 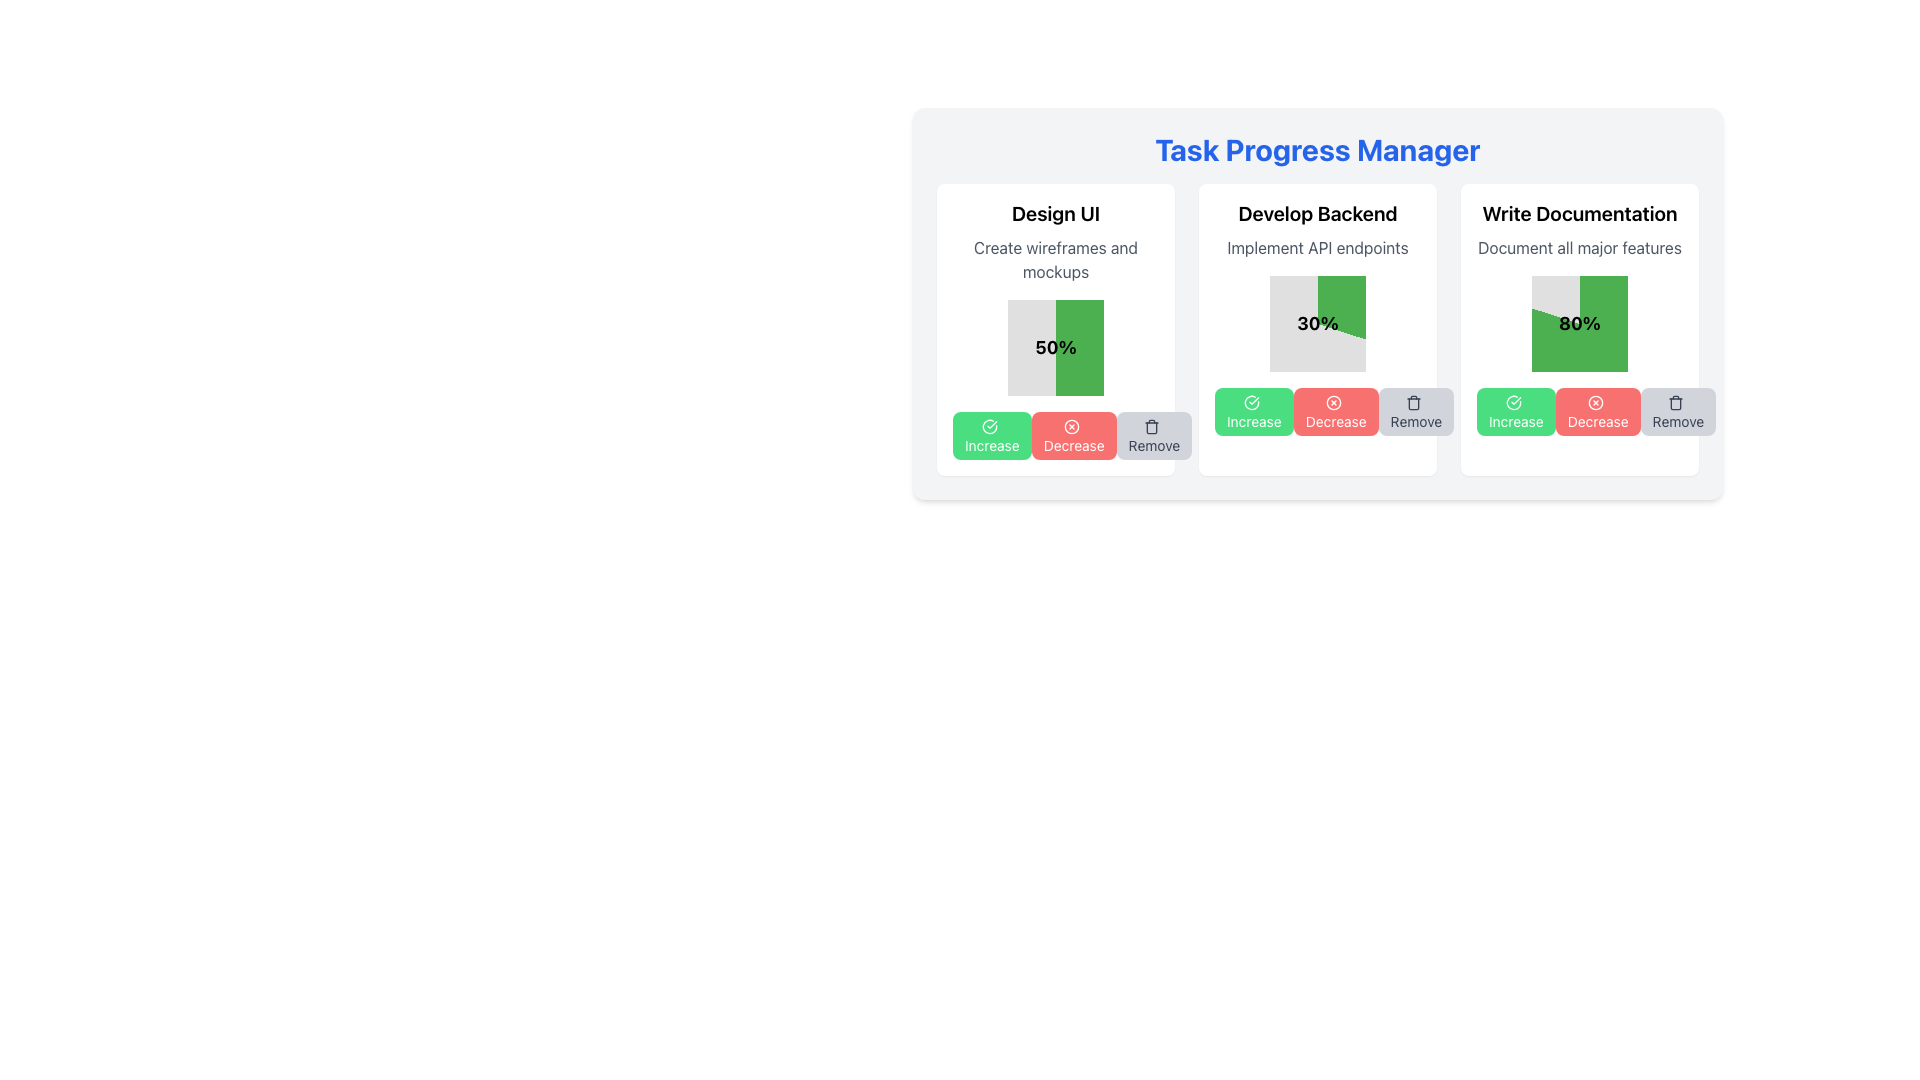 What do you see at coordinates (1678, 411) in the screenshot?
I see `the third button in the horizontal row below the 'Write Documentation' card` at bounding box center [1678, 411].